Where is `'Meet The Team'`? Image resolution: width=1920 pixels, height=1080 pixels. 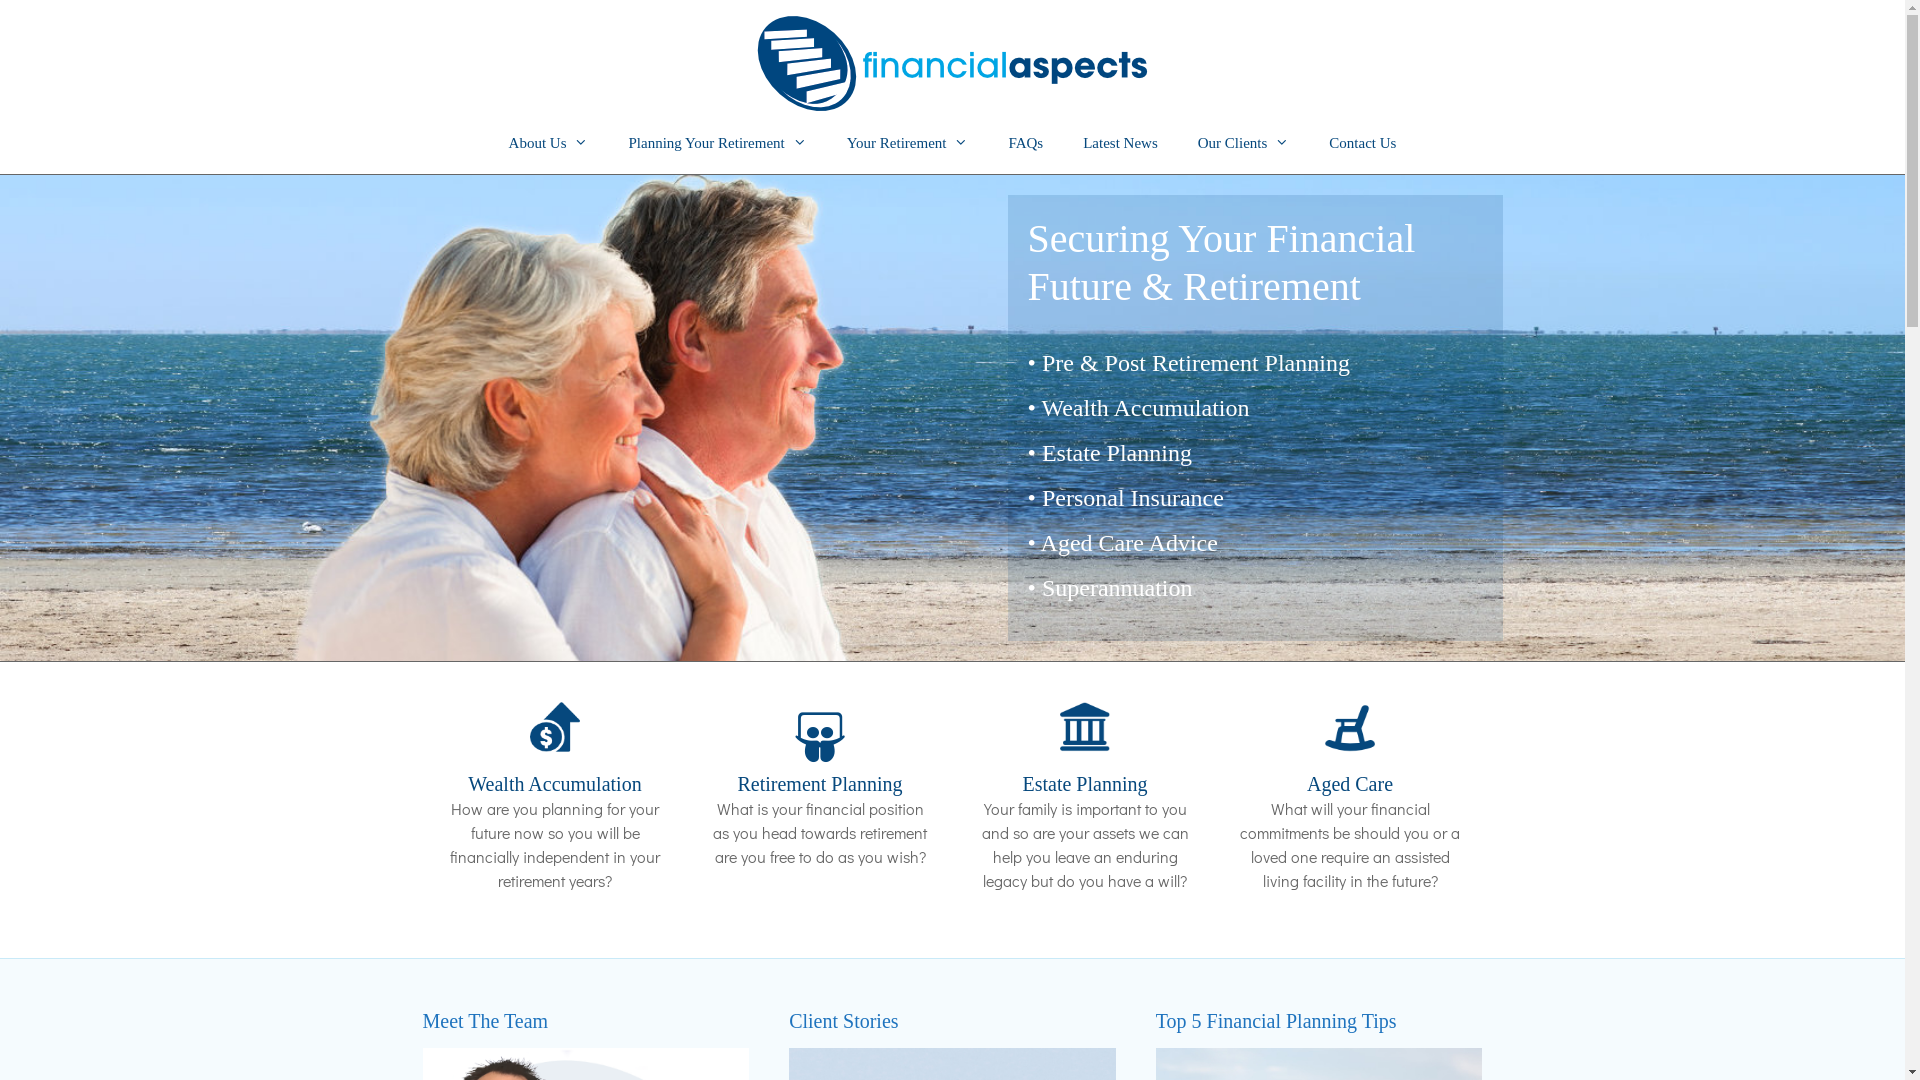 'Meet The Team' is located at coordinates (484, 1021).